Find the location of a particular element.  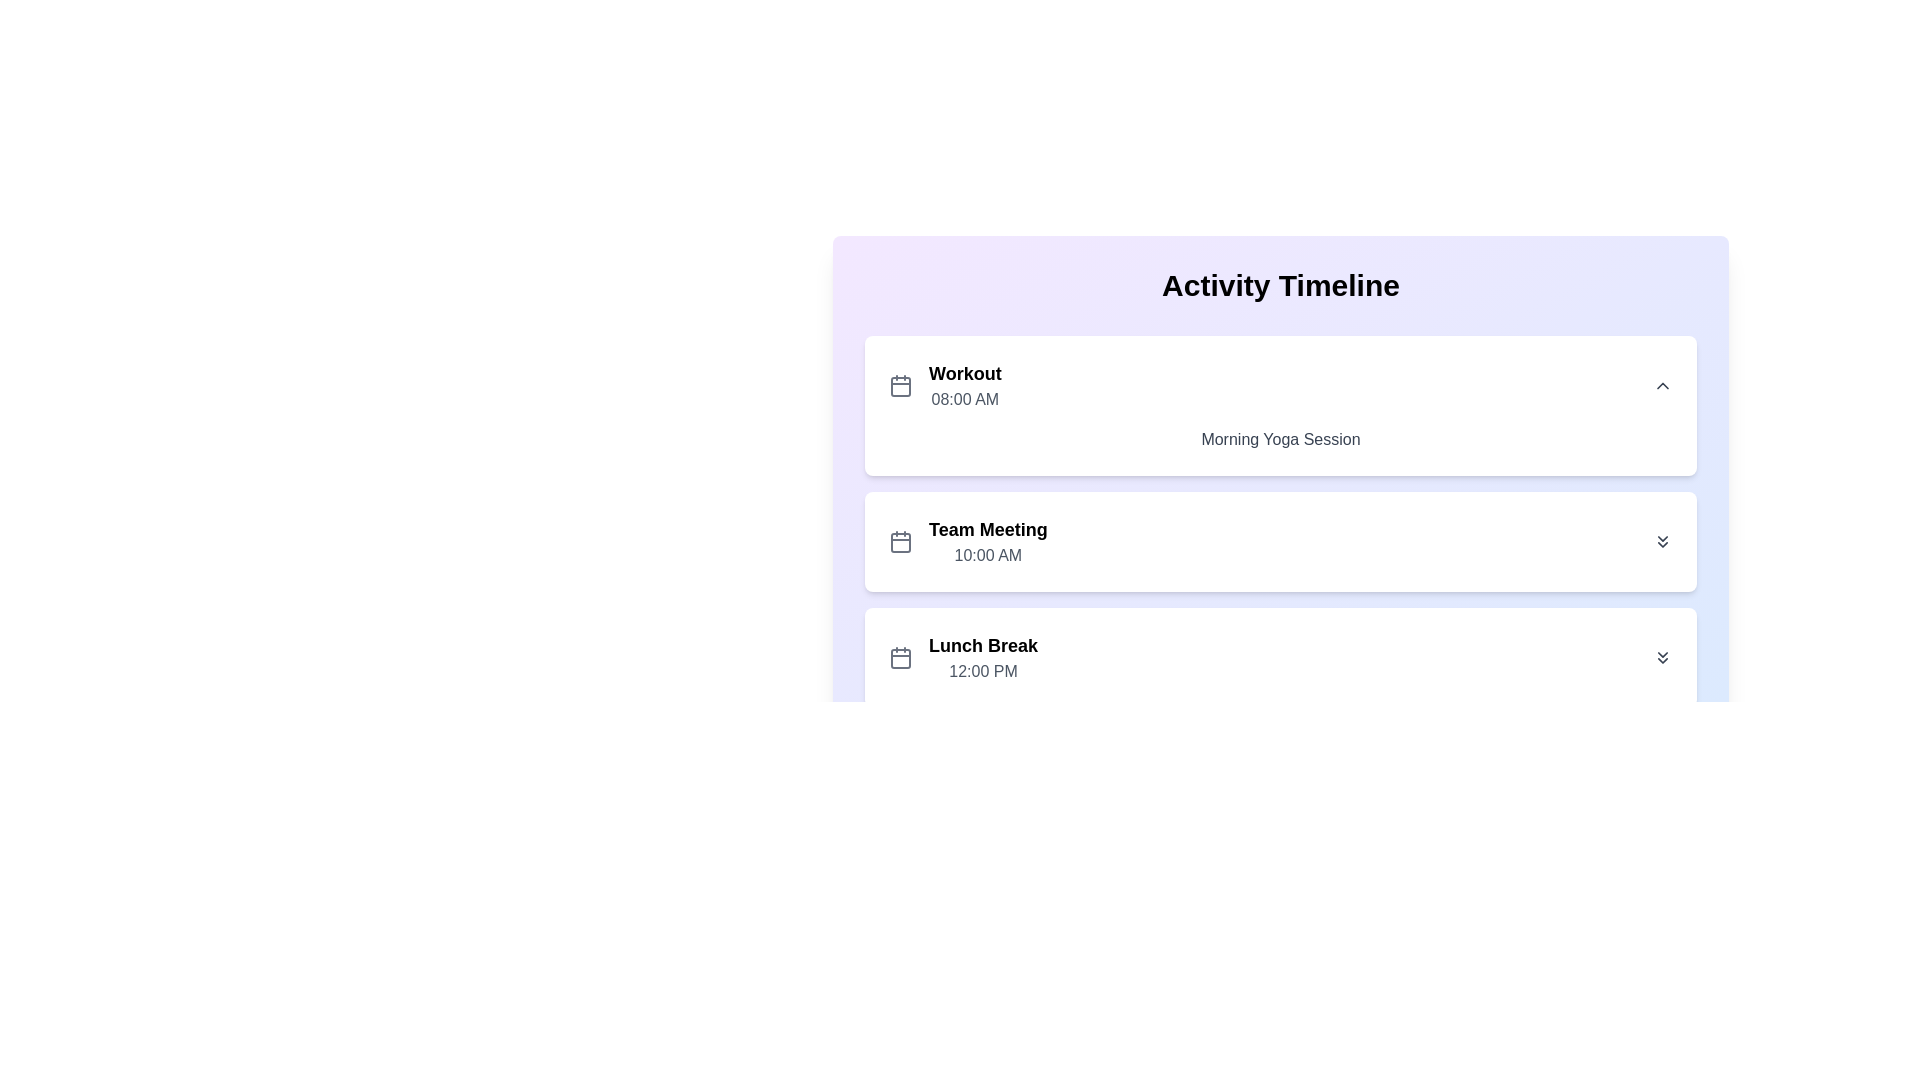

the information displayed in the Label showing 'Lunch Break' and '12:00 PM', which is the third entry in the vertical list of cards under the 'Activity Timeline' section is located at coordinates (983, 658).